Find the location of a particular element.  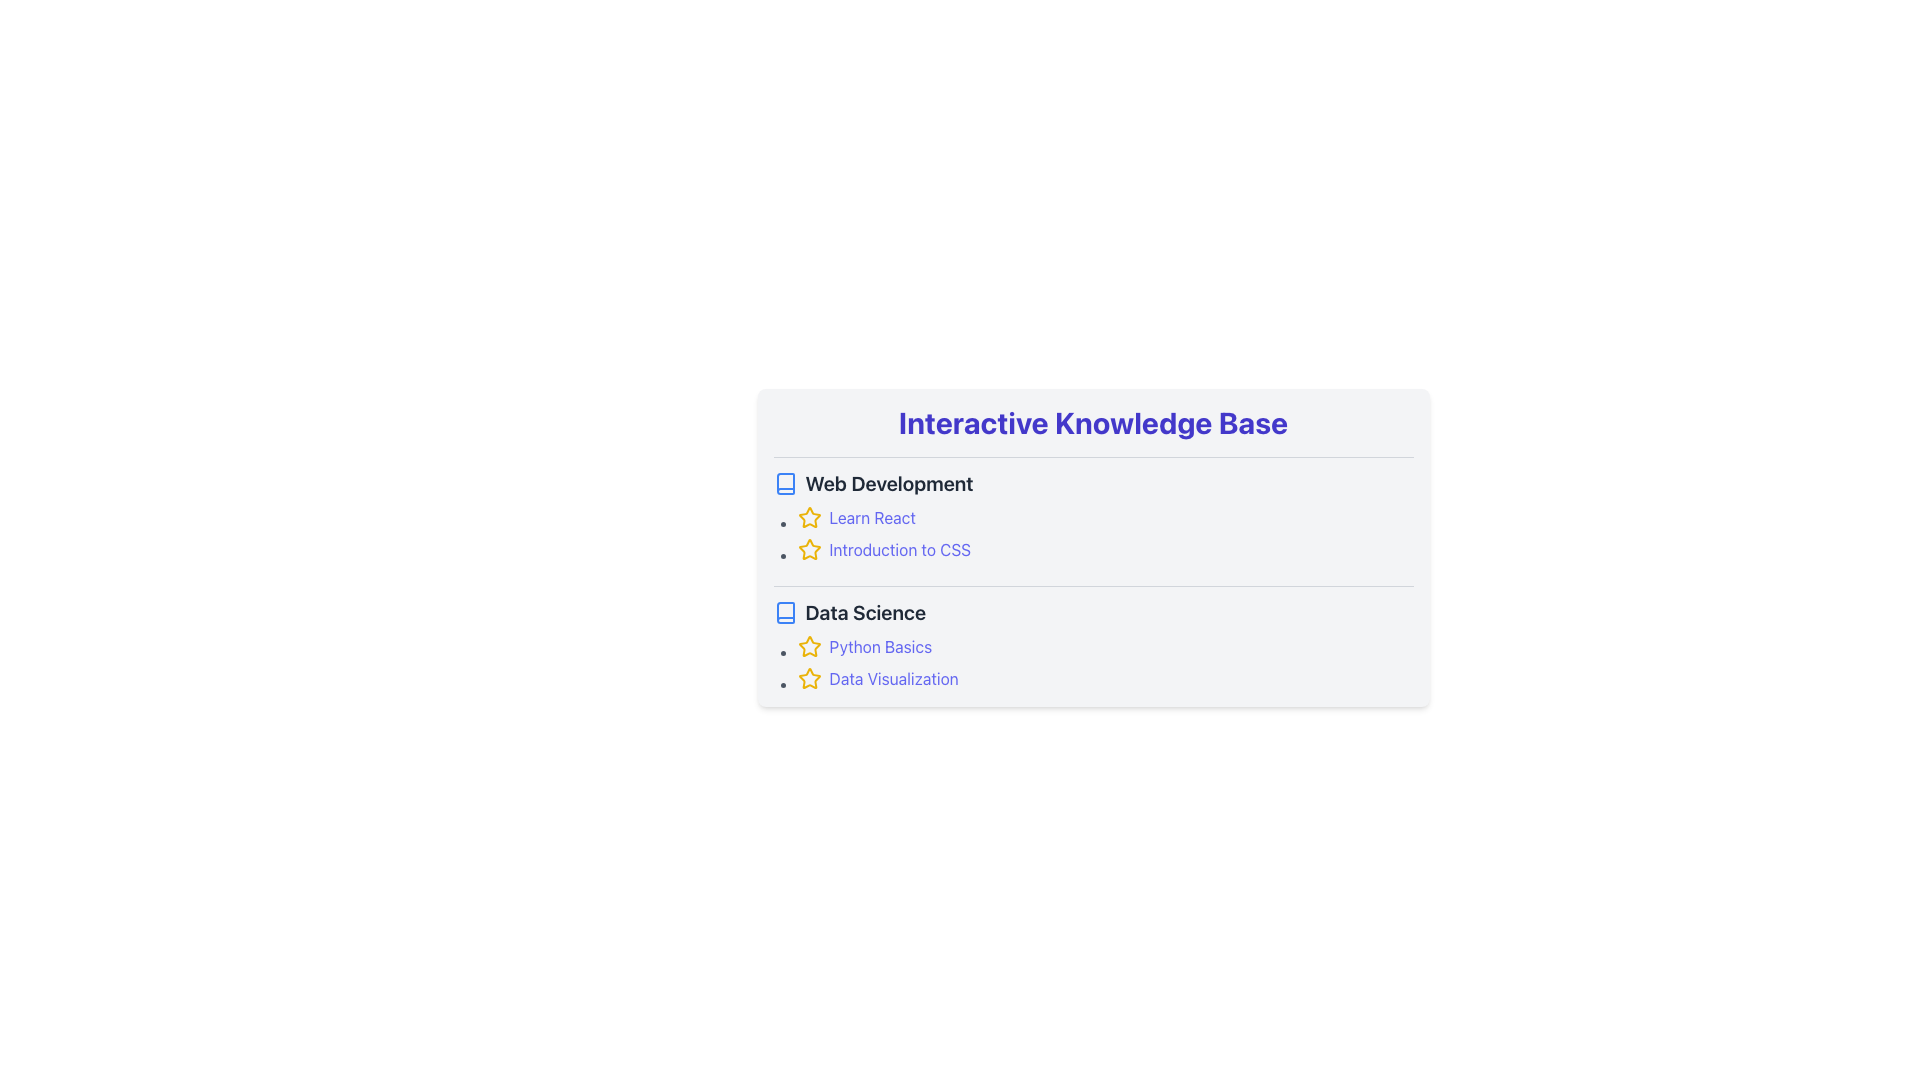

the yellow star icon located immediately to the left of the 'Learn React' text in the Web Development section is located at coordinates (809, 516).